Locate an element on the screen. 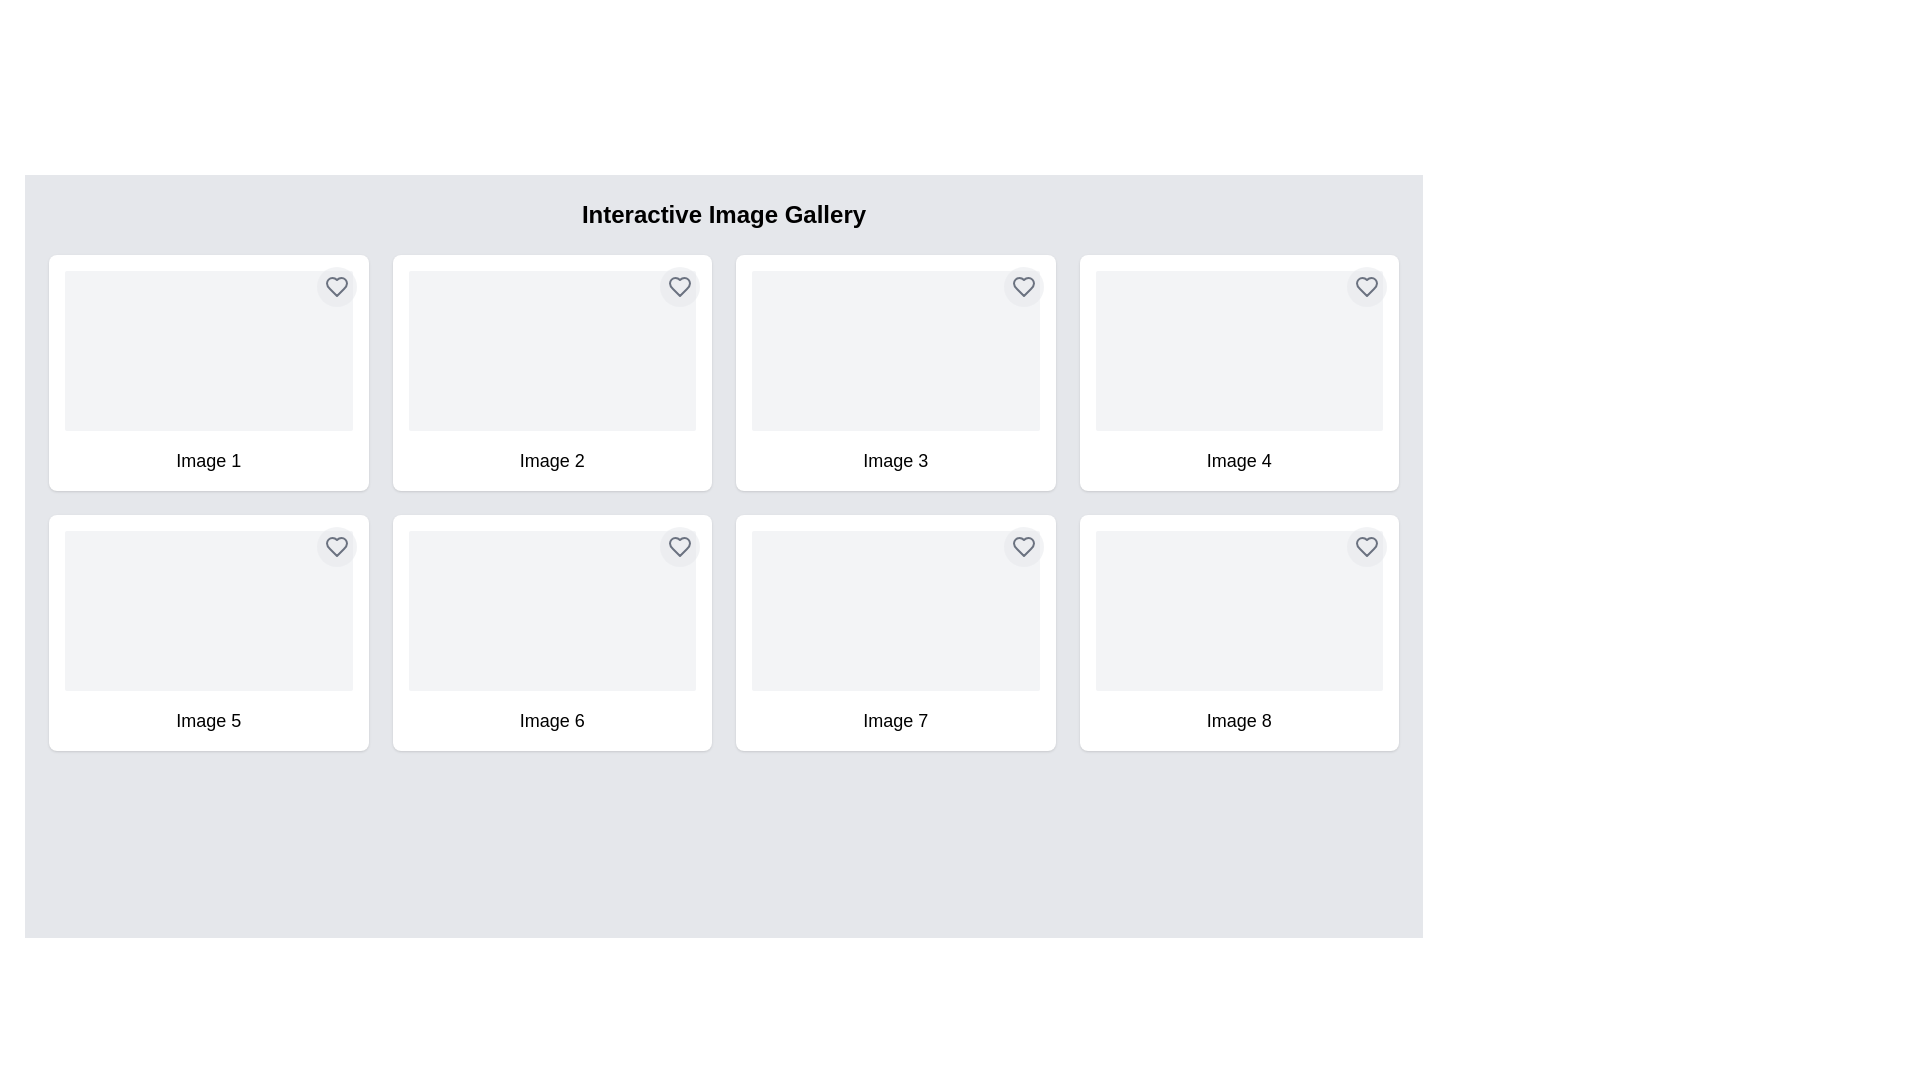 The width and height of the screenshot is (1920, 1080). the heart-shaped icon located in the top-right corner of the card labeled 'Image 4' is located at coordinates (1366, 286).